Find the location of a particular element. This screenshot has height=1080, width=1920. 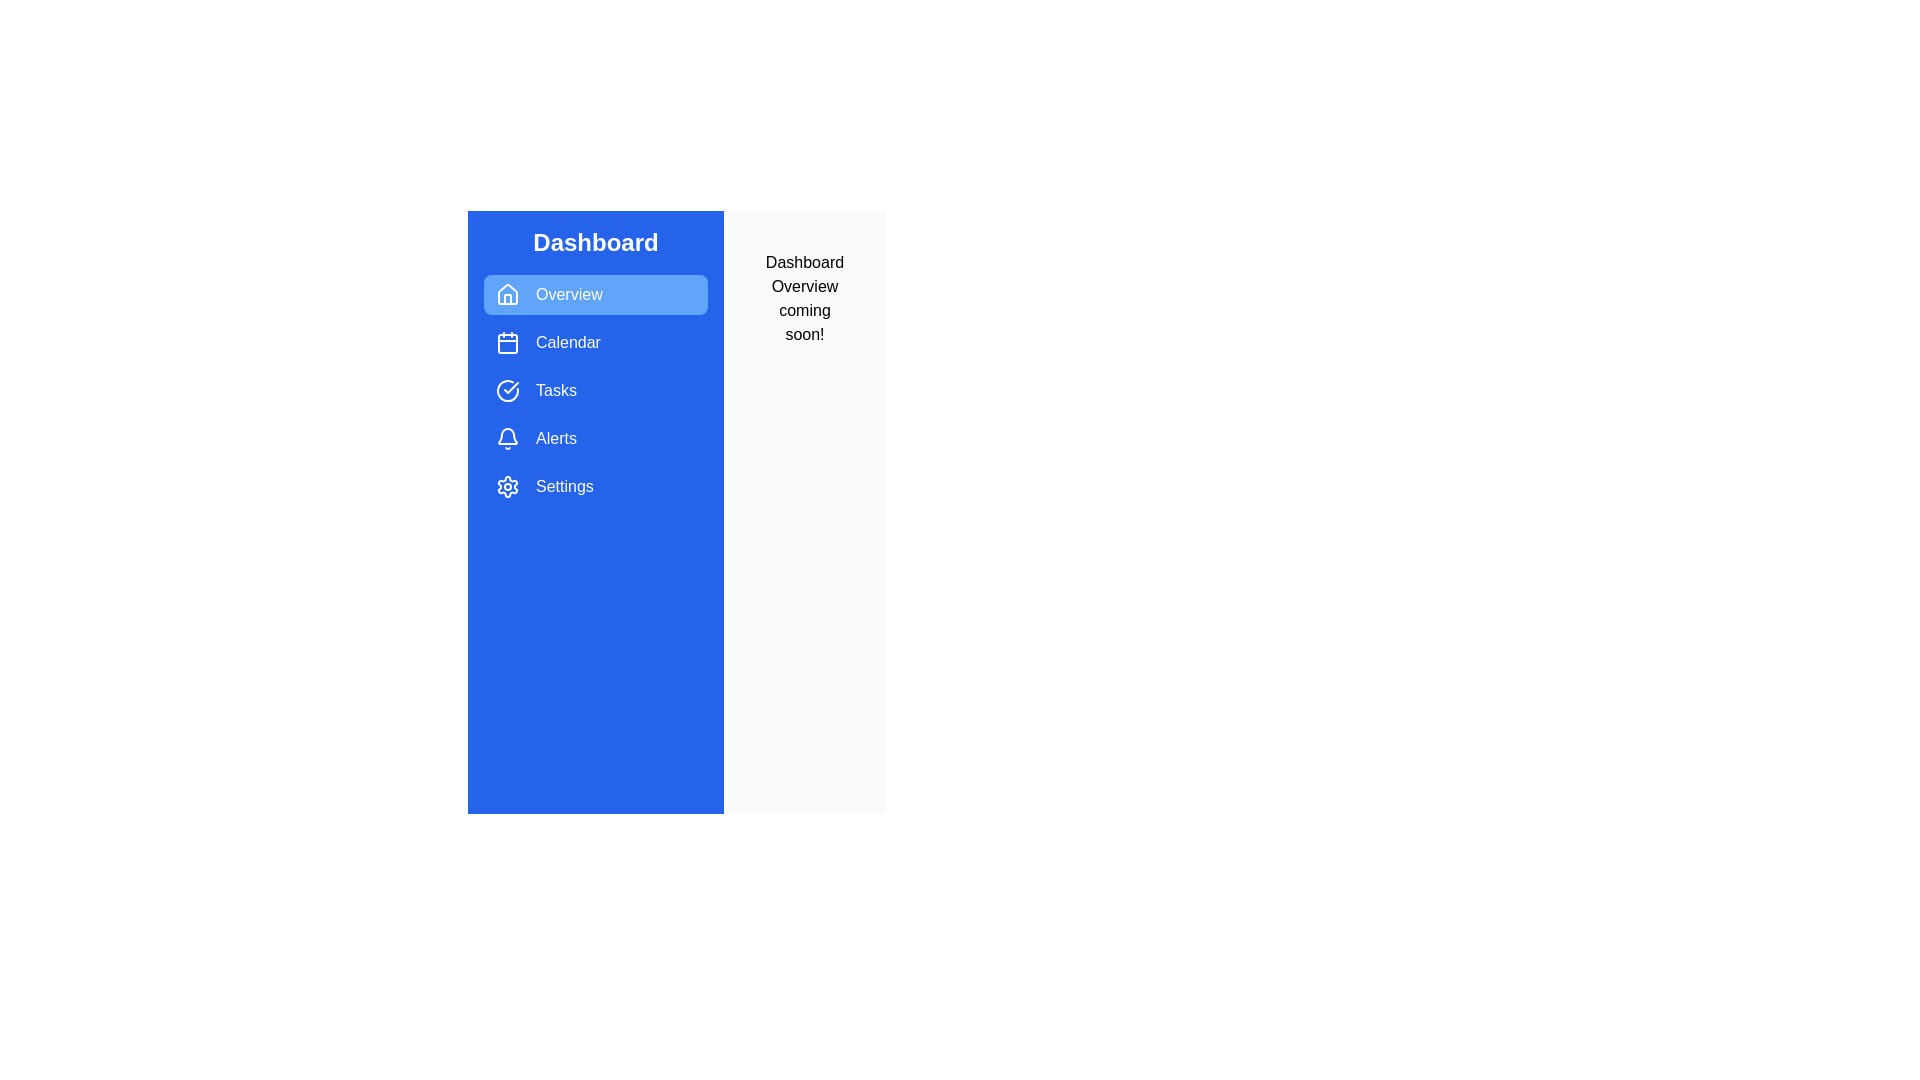

the static text header located at the top of the blue sidebar section, which serves as a title for the navigation options is located at coordinates (594, 242).